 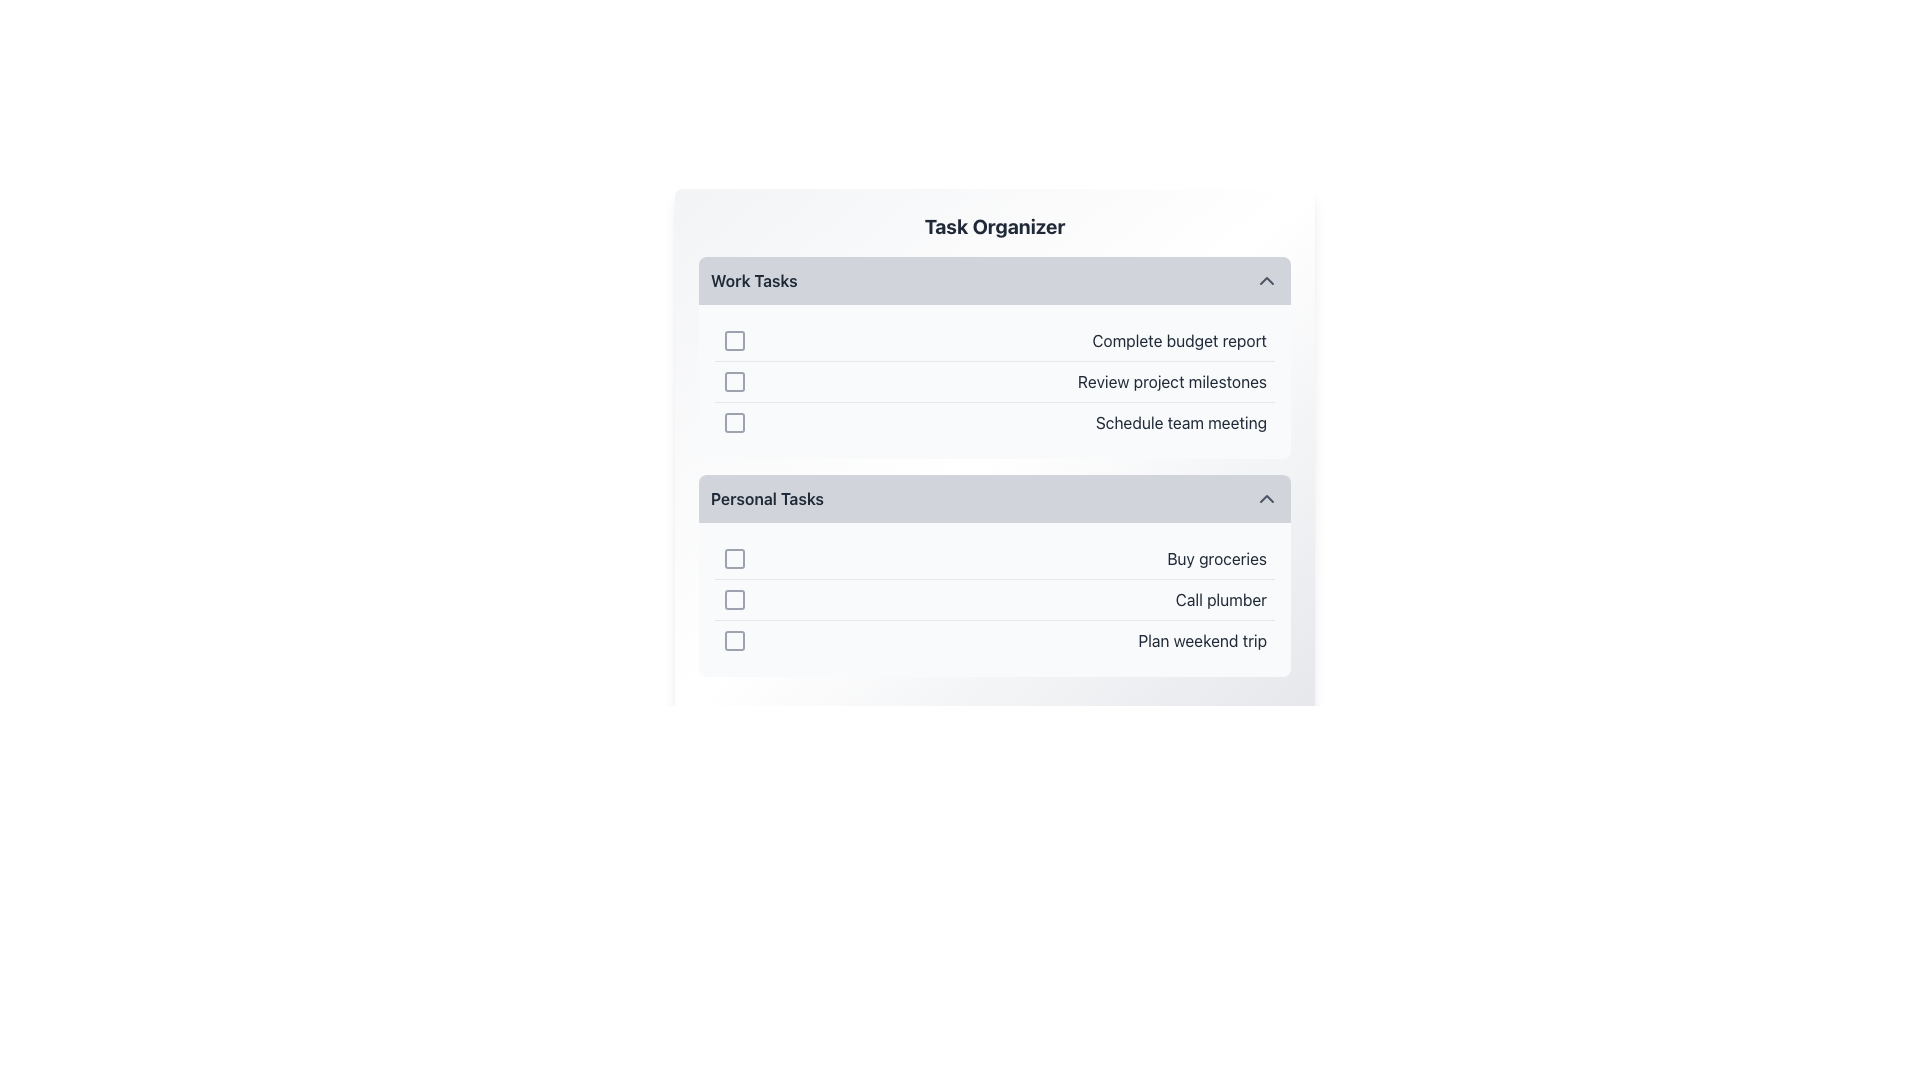 I want to click on the 'Work Tasks' text label in the top left segment of the light gray header bar, which identifies the tasks below, so click(x=753, y=281).